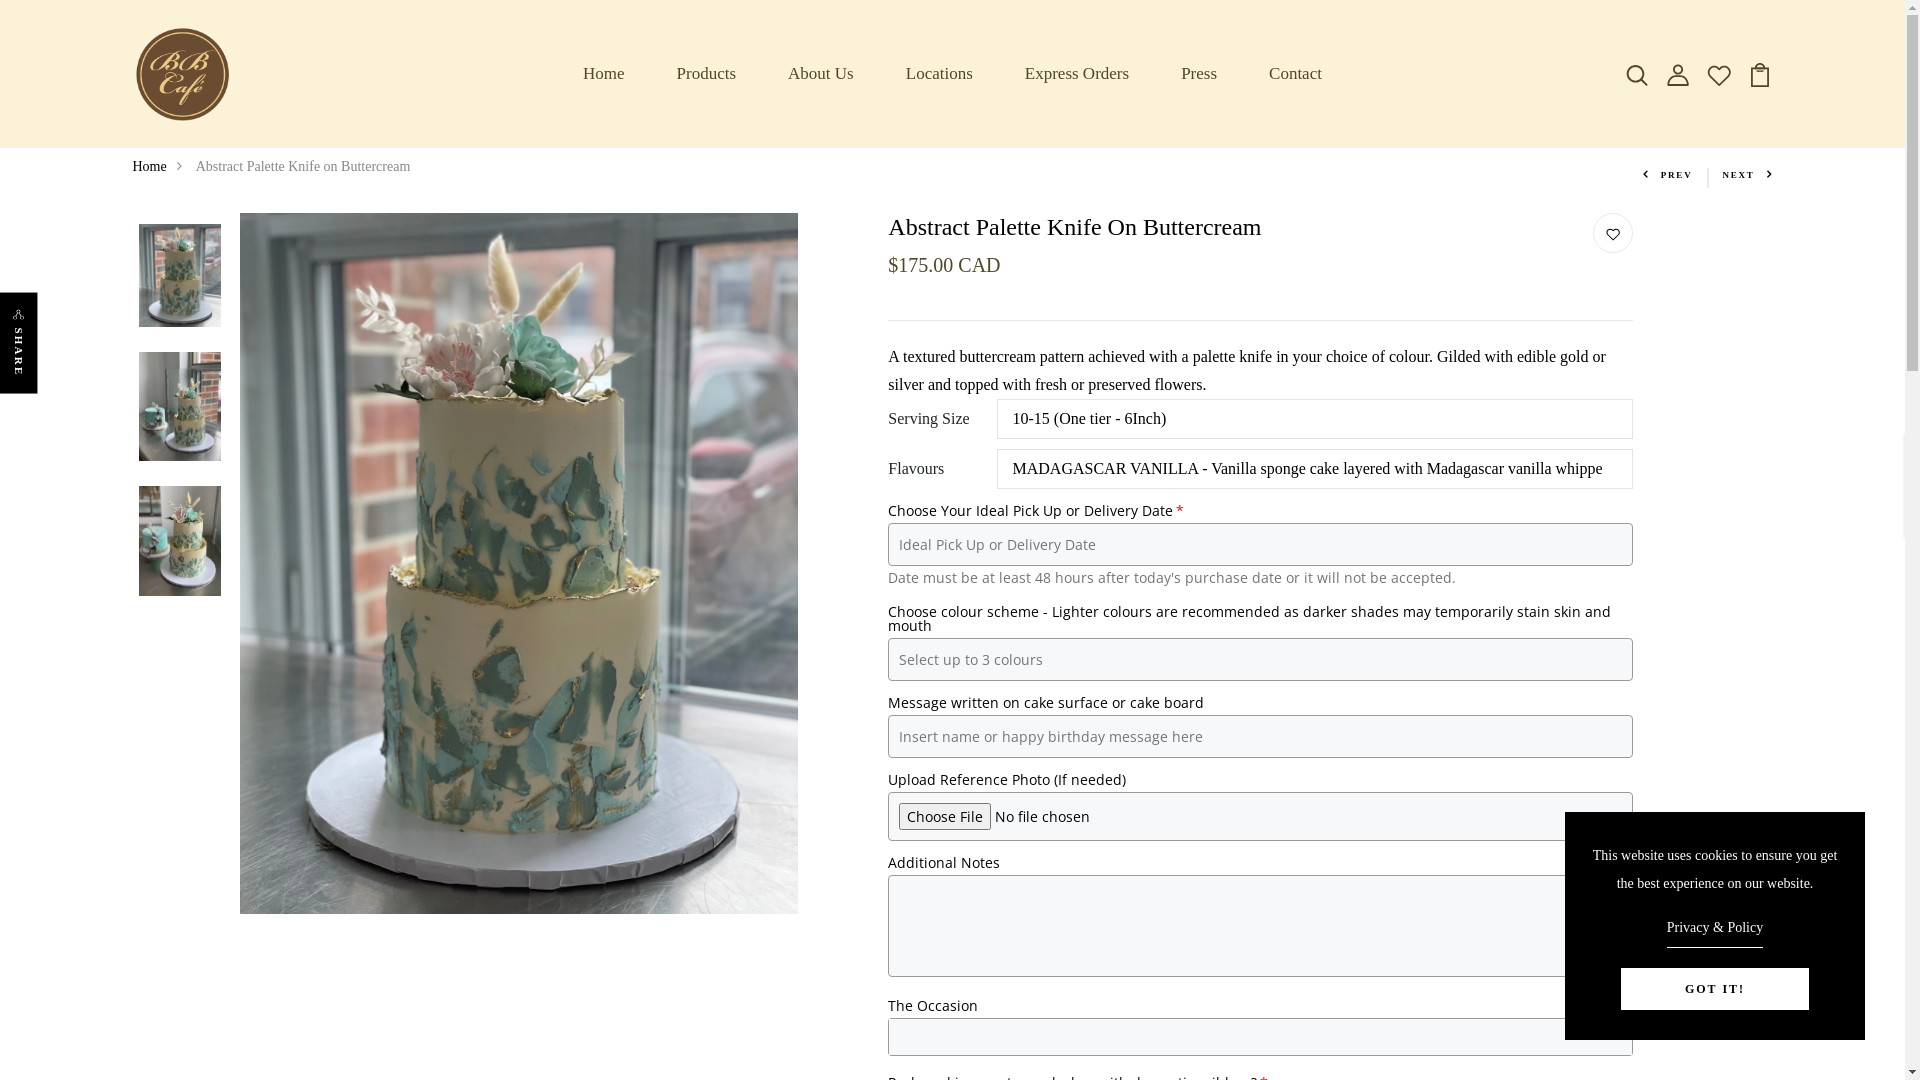  What do you see at coordinates (1746, 173) in the screenshot?
I see `'NEXT'` at bounding box center [1746, 173].